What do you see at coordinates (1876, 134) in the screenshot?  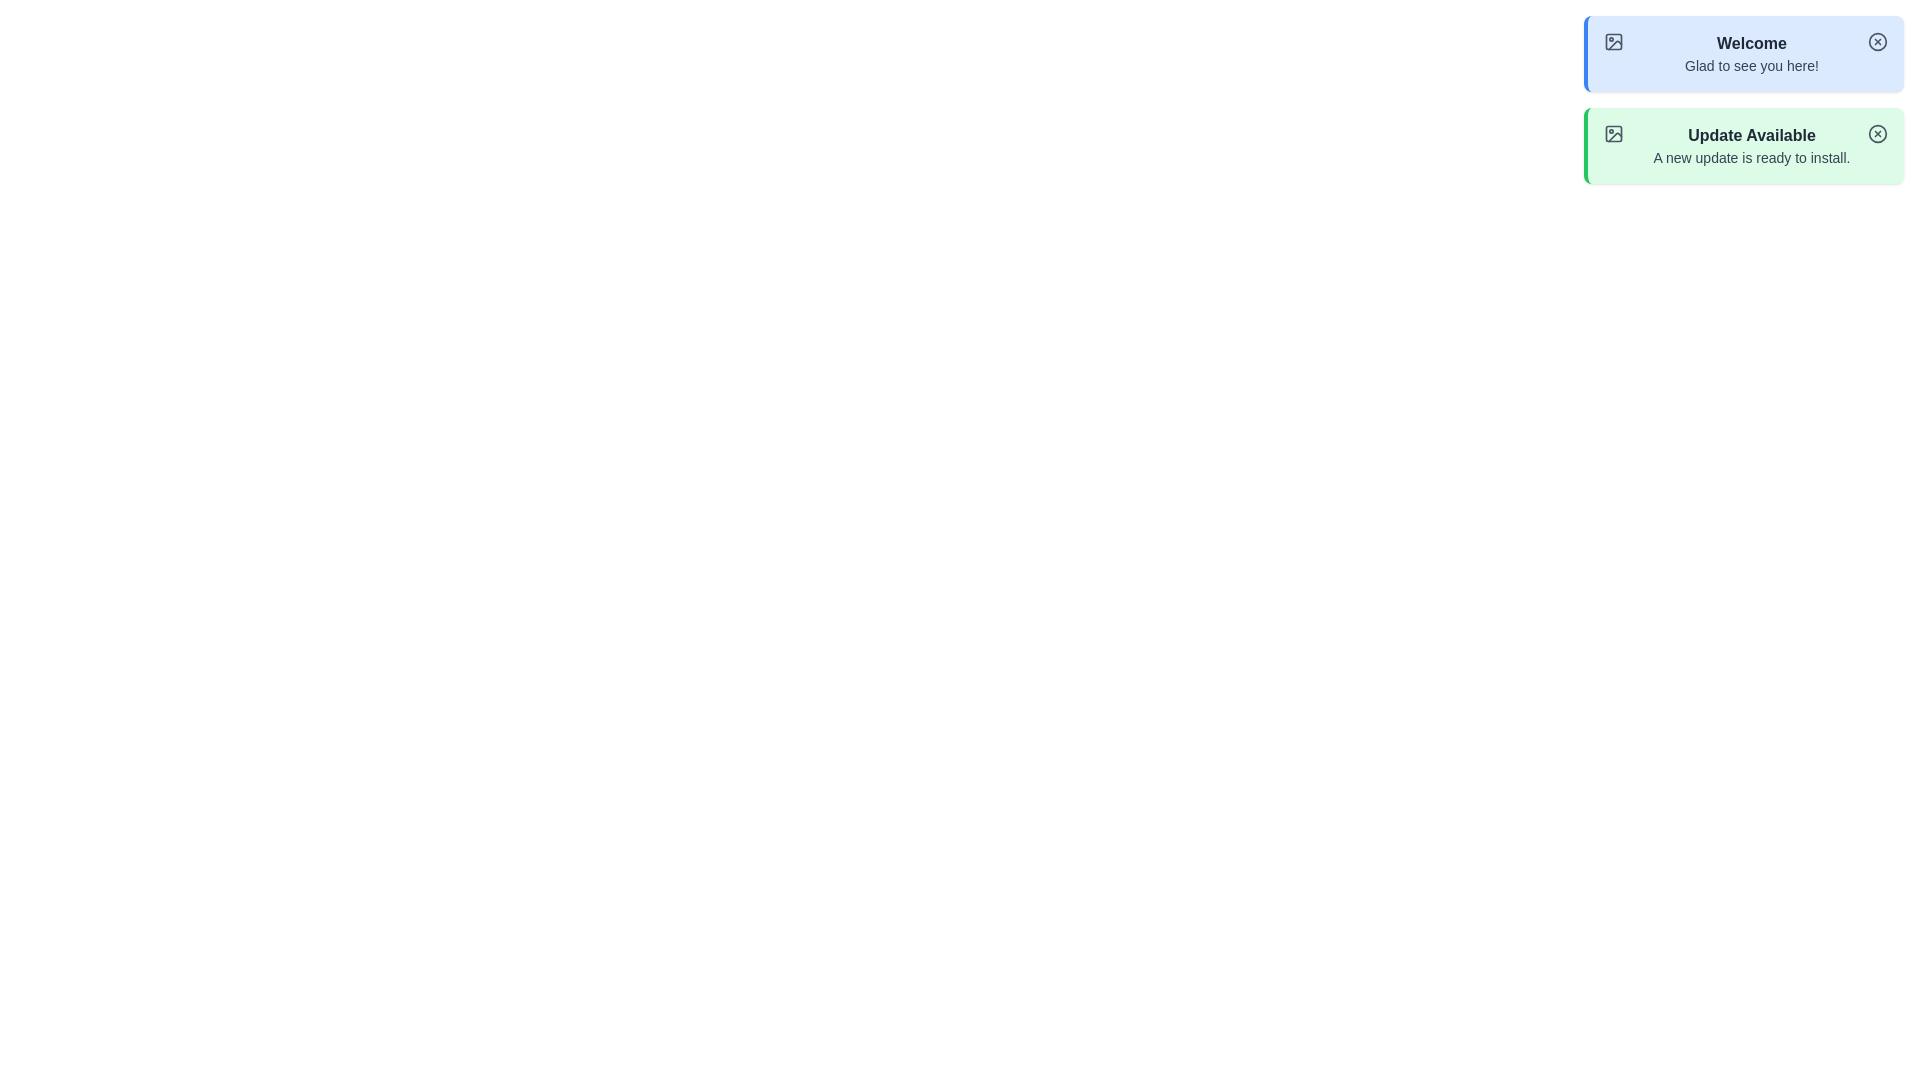 I see `close button of the notification with title 'Update Available'` at bounding box center [1876, 134].